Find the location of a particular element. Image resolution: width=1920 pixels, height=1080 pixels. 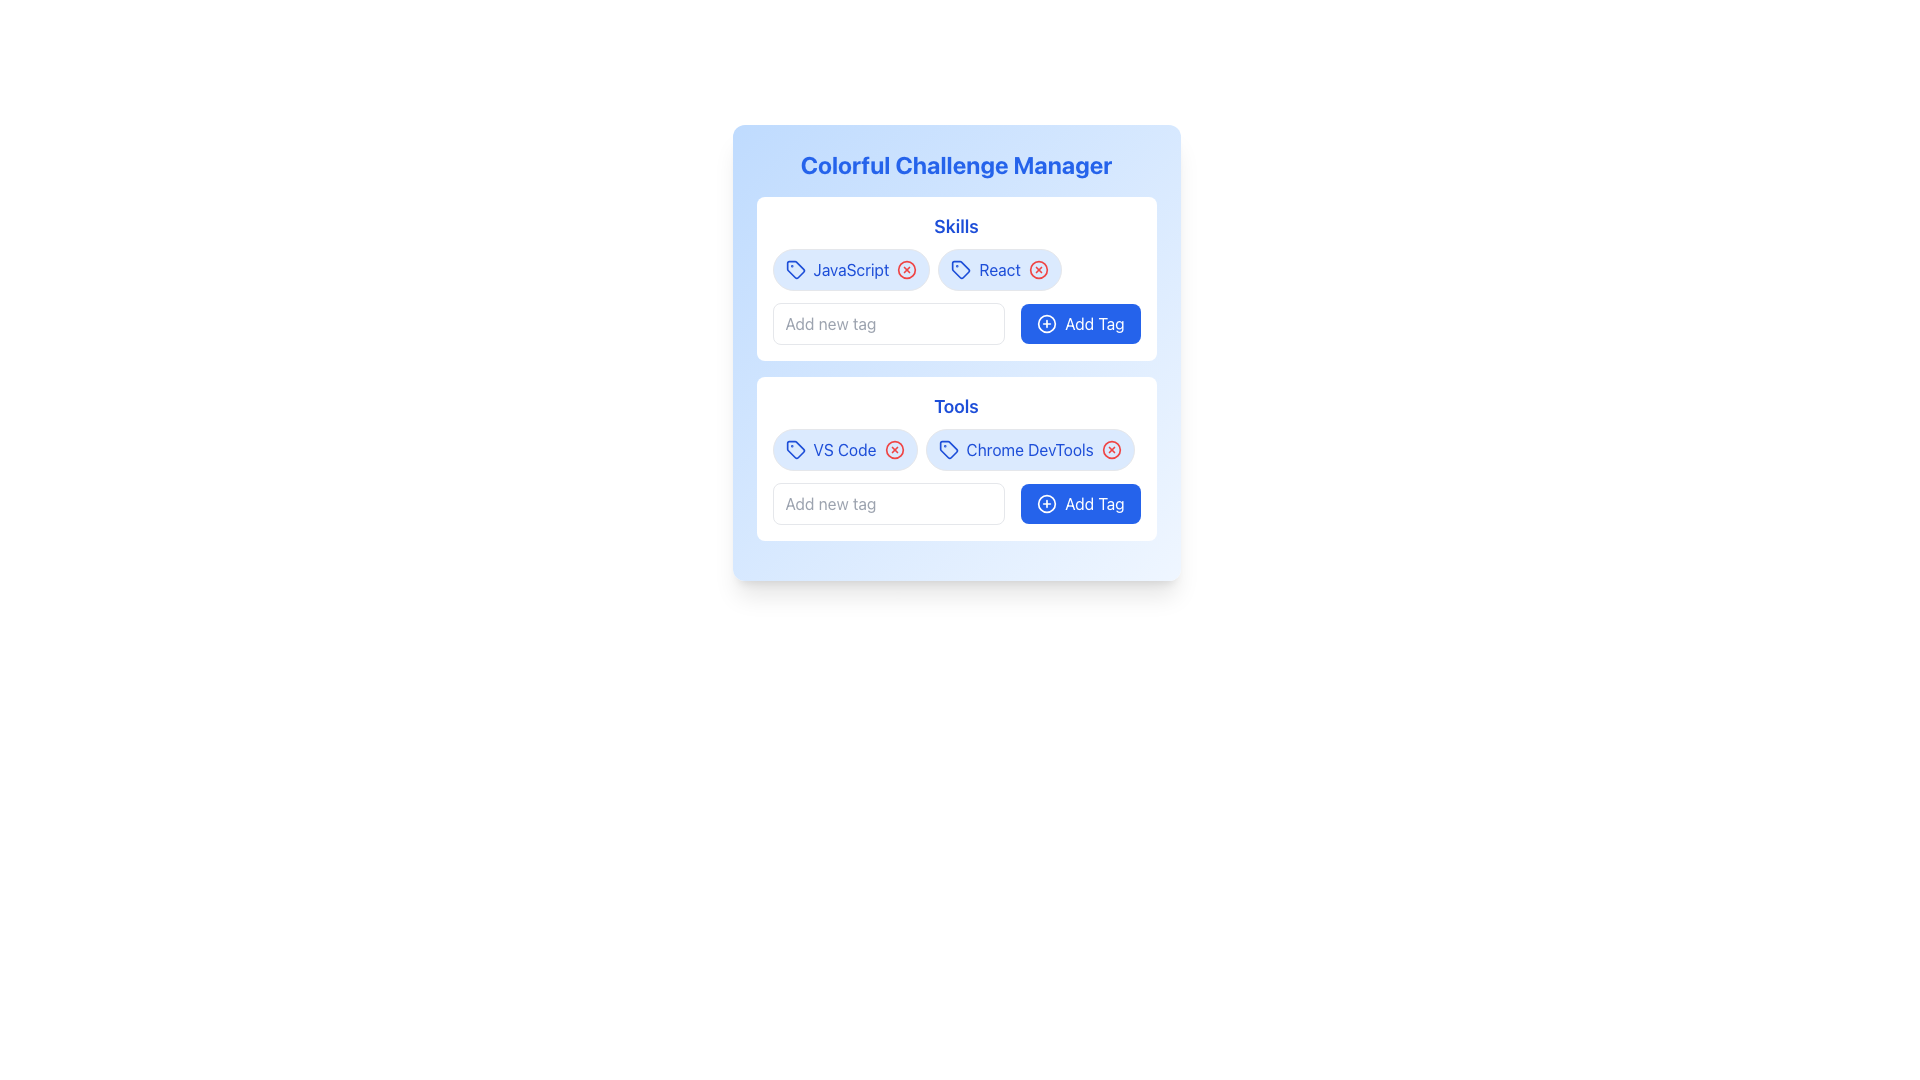

the circular icon with a blue outline and a plus sign inside it, located to the left of the 'Add Tag' text in the 'Skills' section is located at coordinates (1046, 323).